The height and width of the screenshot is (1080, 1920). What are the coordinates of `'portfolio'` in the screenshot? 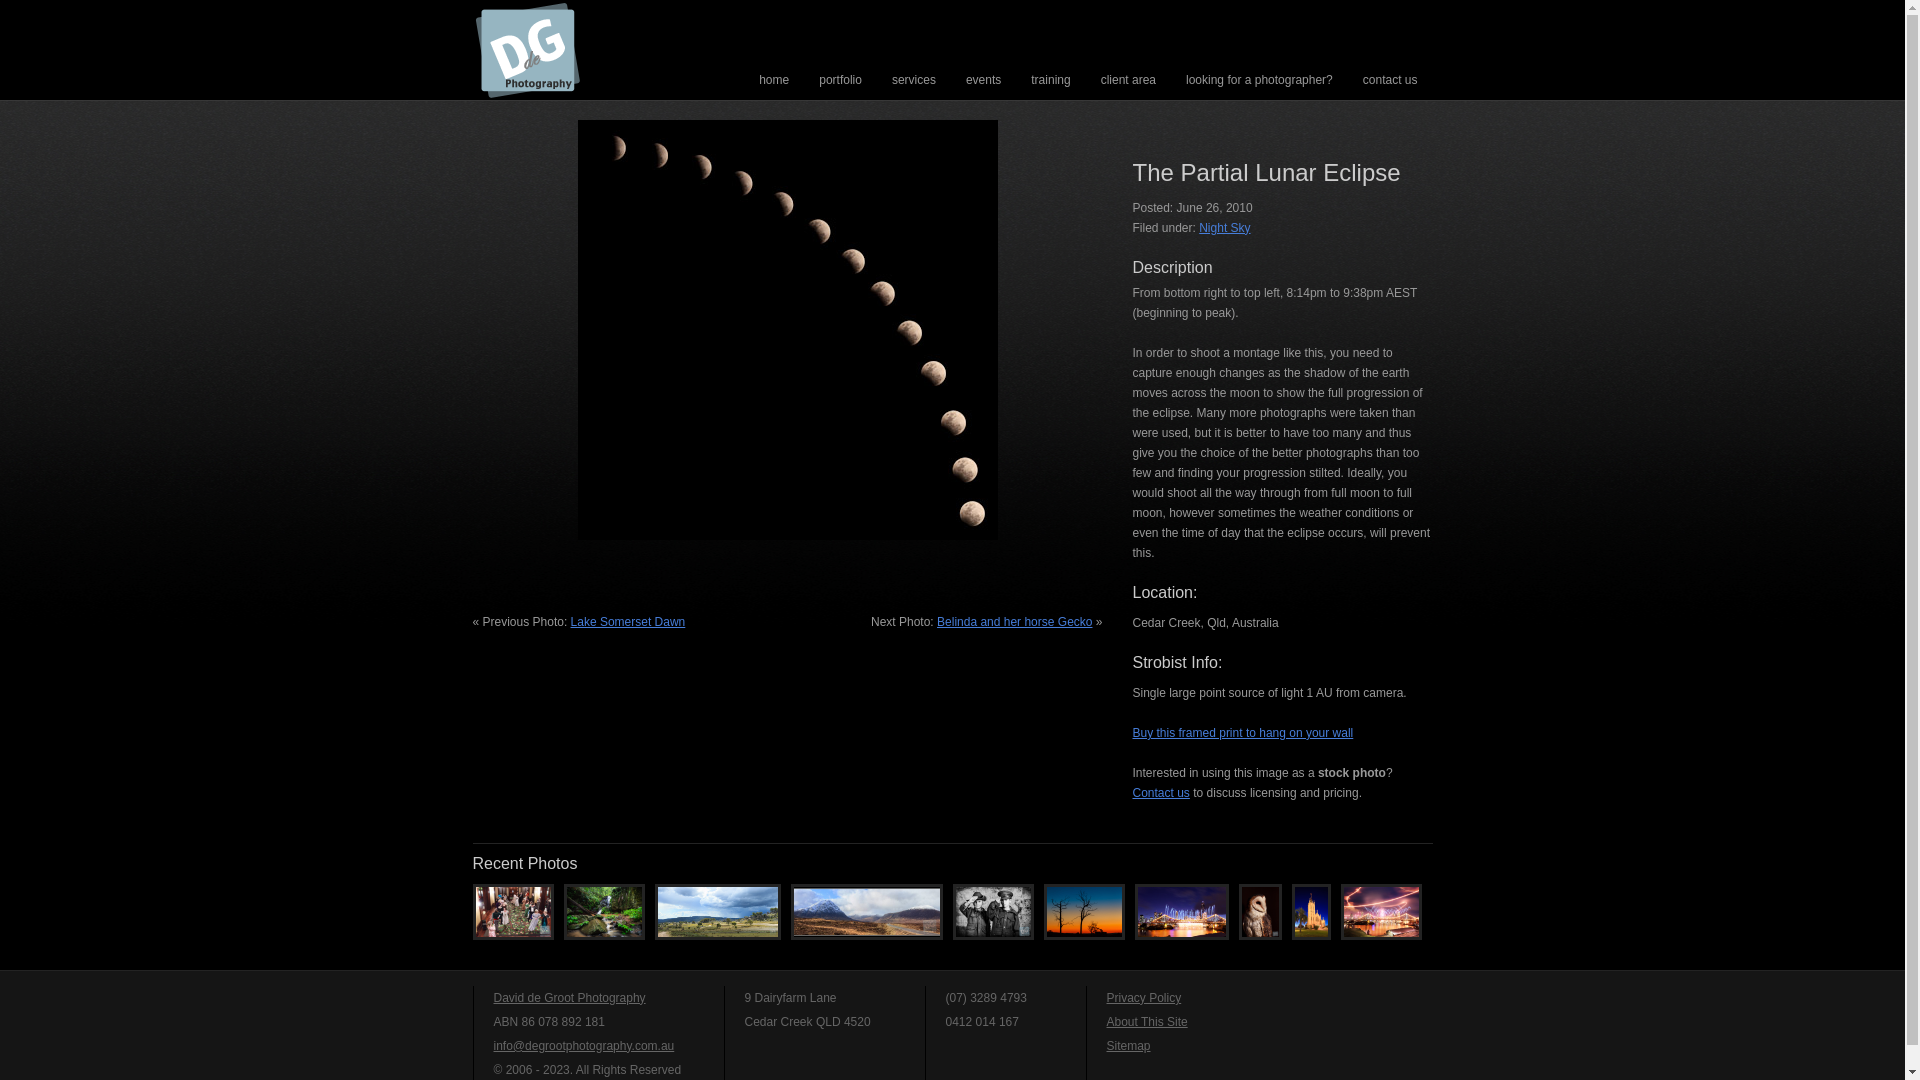 It's located at (840, 81).